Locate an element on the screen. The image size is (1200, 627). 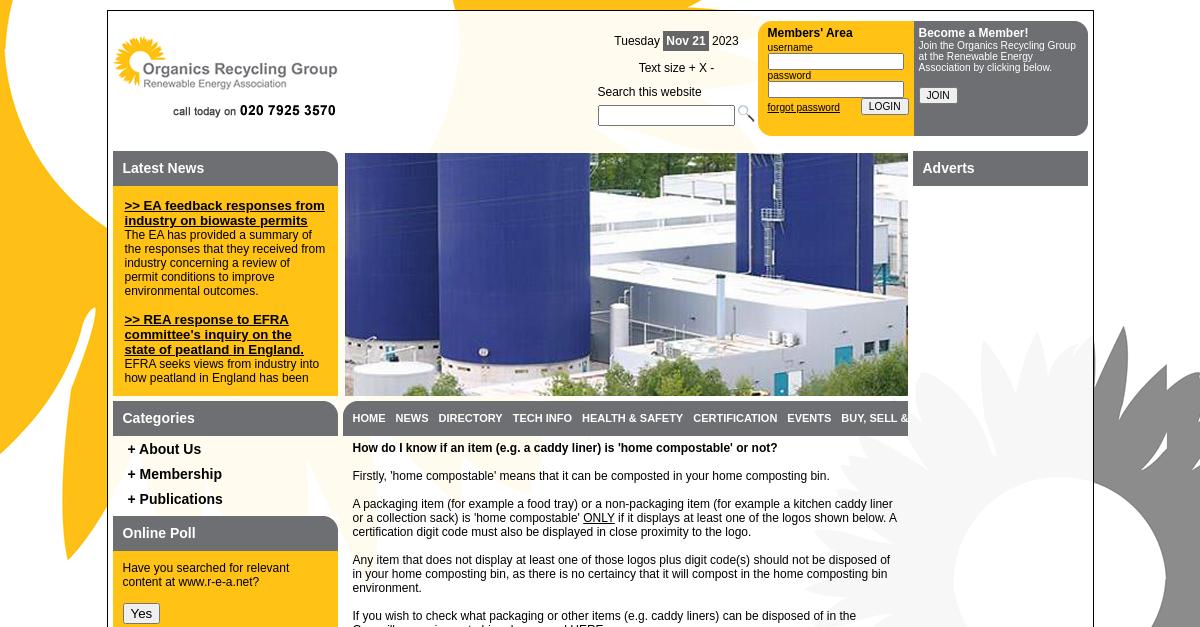
'Become a Member!' is located at coordinates (972, 32).